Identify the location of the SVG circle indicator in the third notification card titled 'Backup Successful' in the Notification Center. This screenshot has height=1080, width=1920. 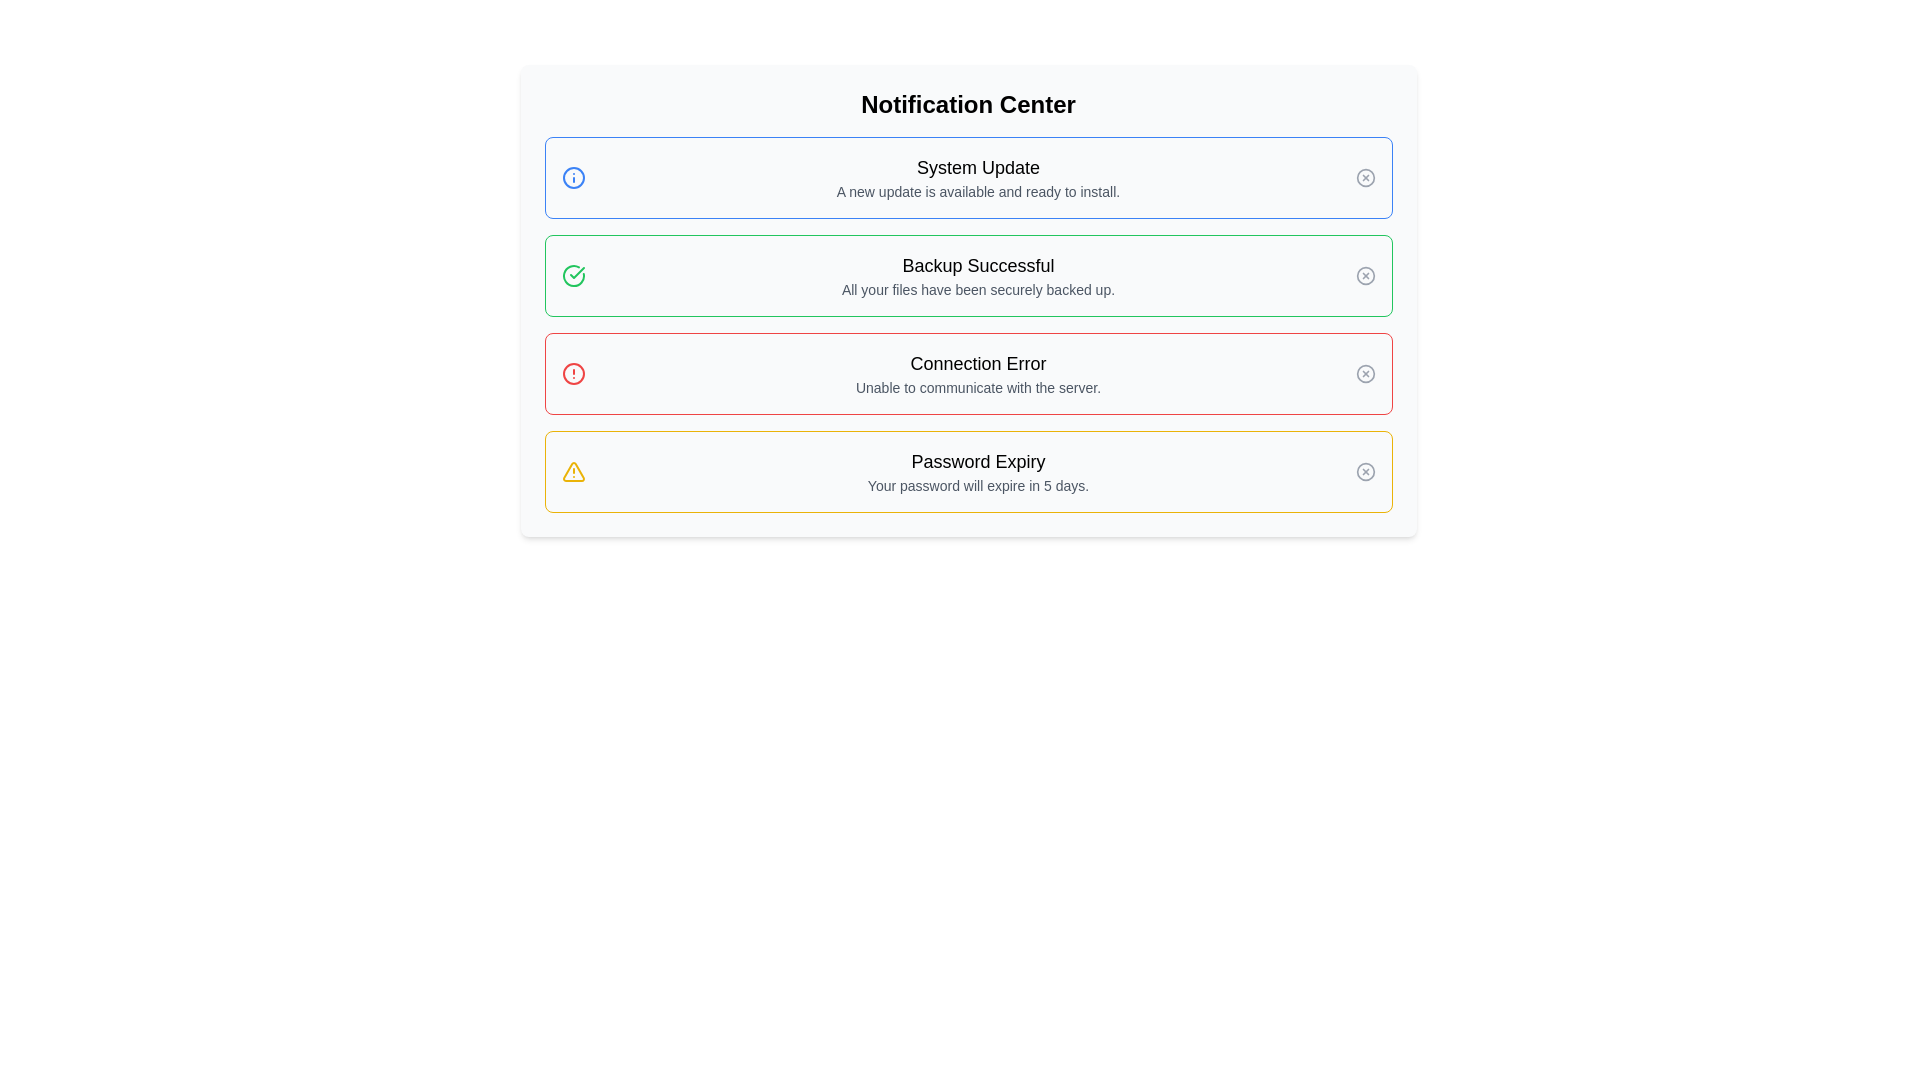
(1364, 276).